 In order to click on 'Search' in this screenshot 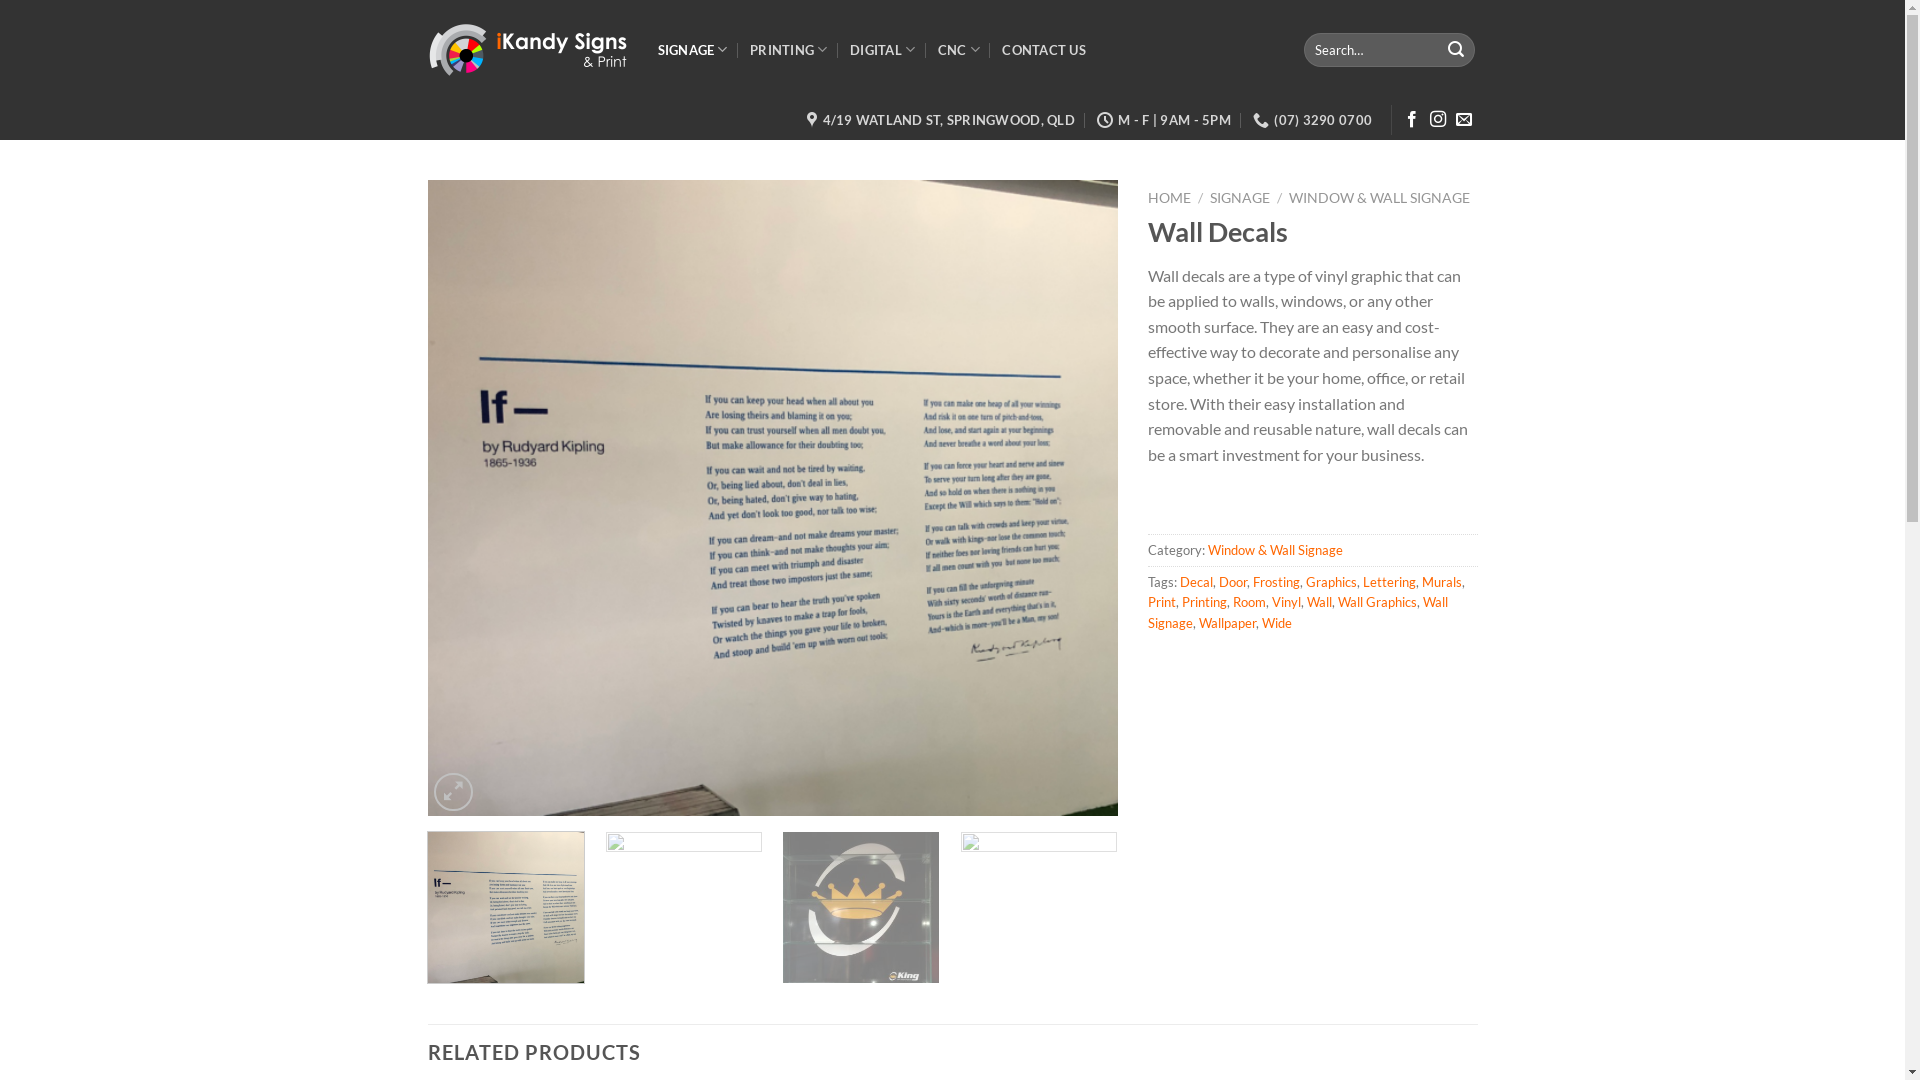, I will do `click(1438, 49)`.